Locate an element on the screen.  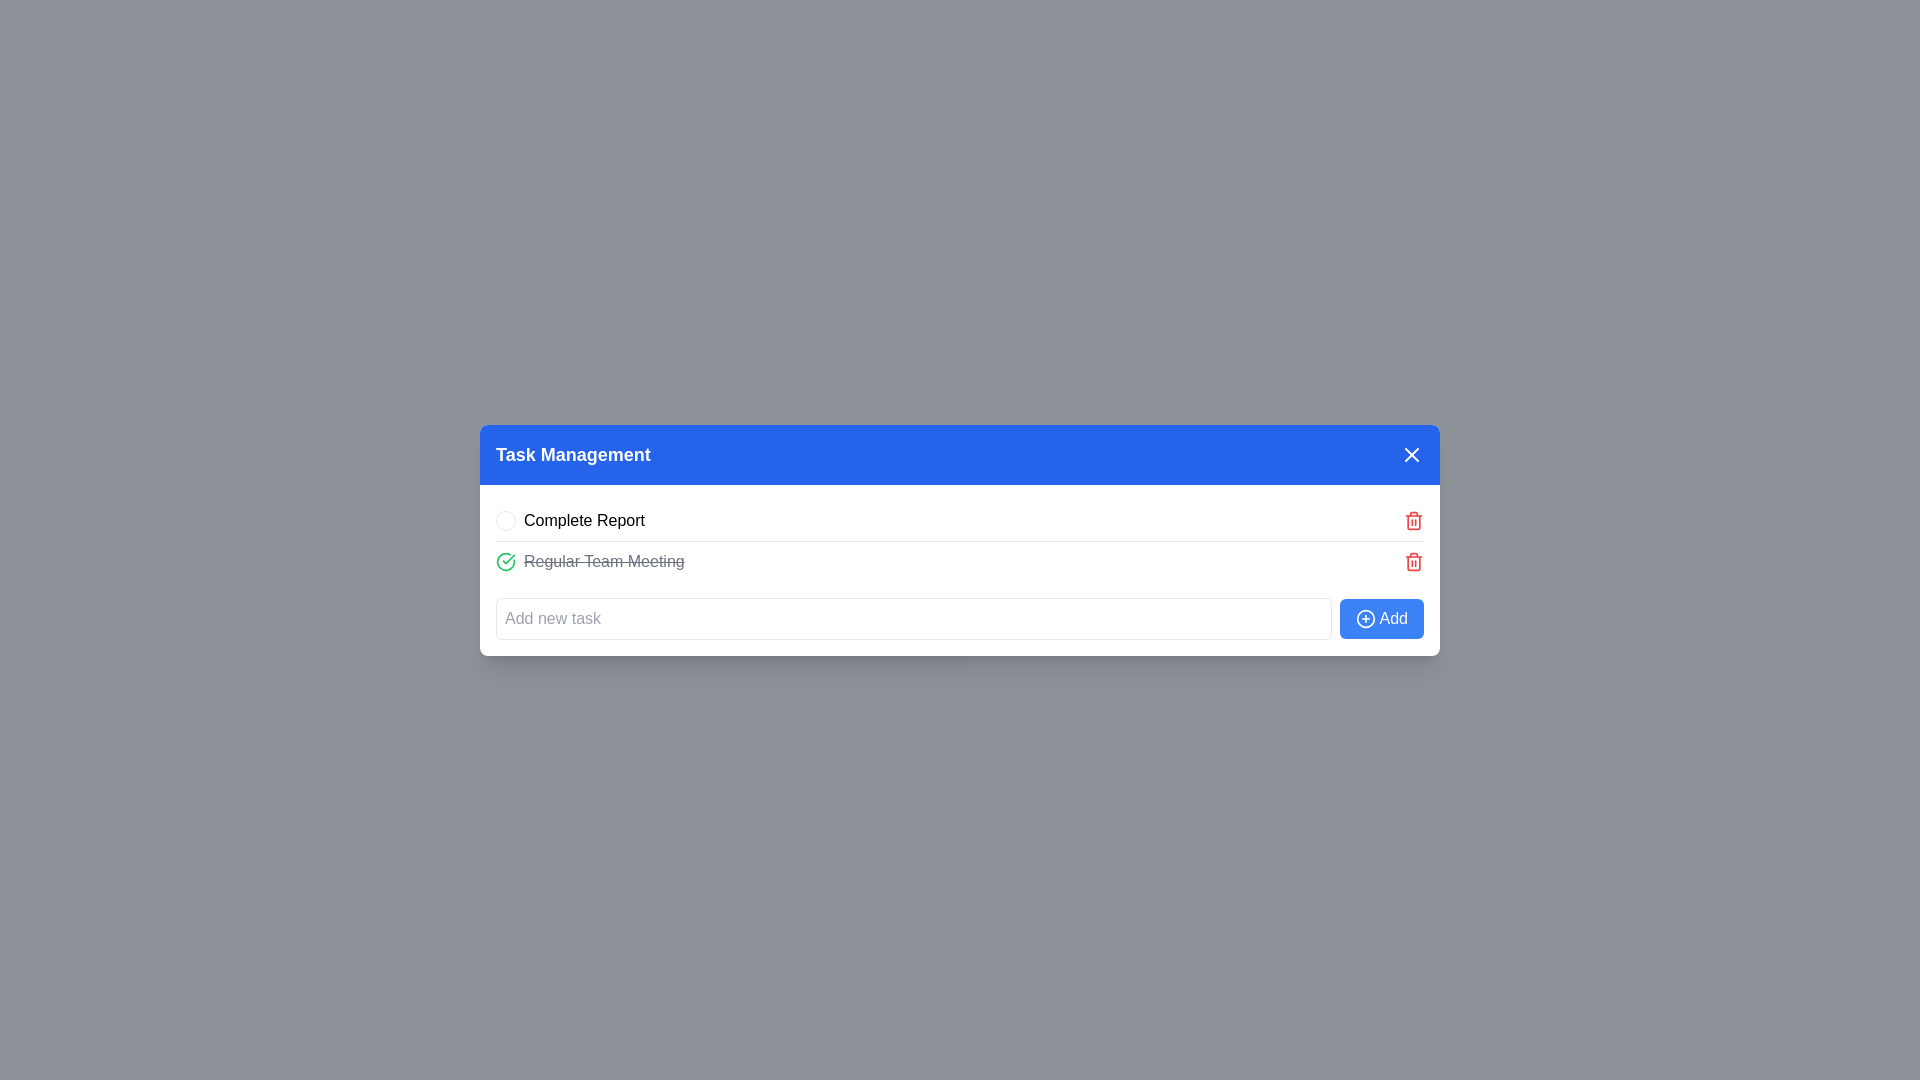
the task entry label for 'Complete Report' is located at coordinates (569, 519).